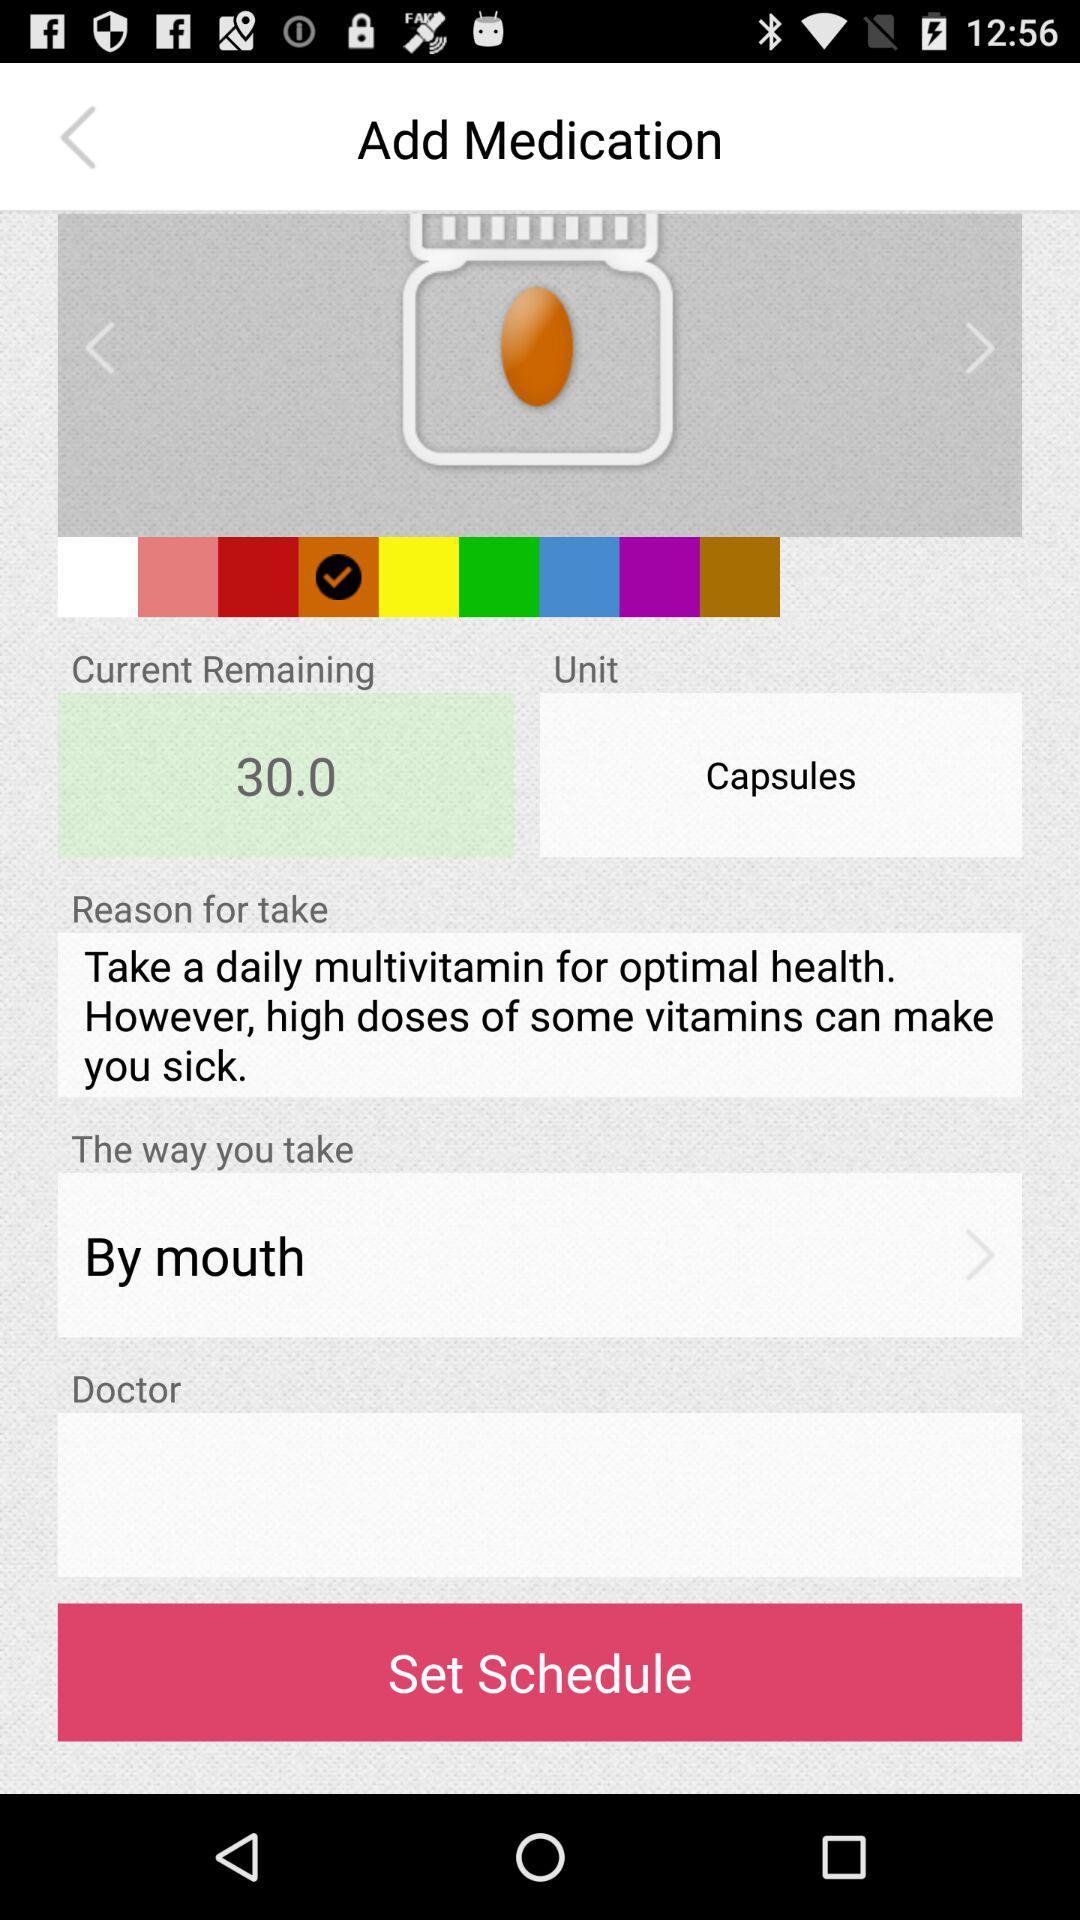  Describe the element at coordinates (979, 372) in the screenshot. I see `the arrow_forward icon` at that location.